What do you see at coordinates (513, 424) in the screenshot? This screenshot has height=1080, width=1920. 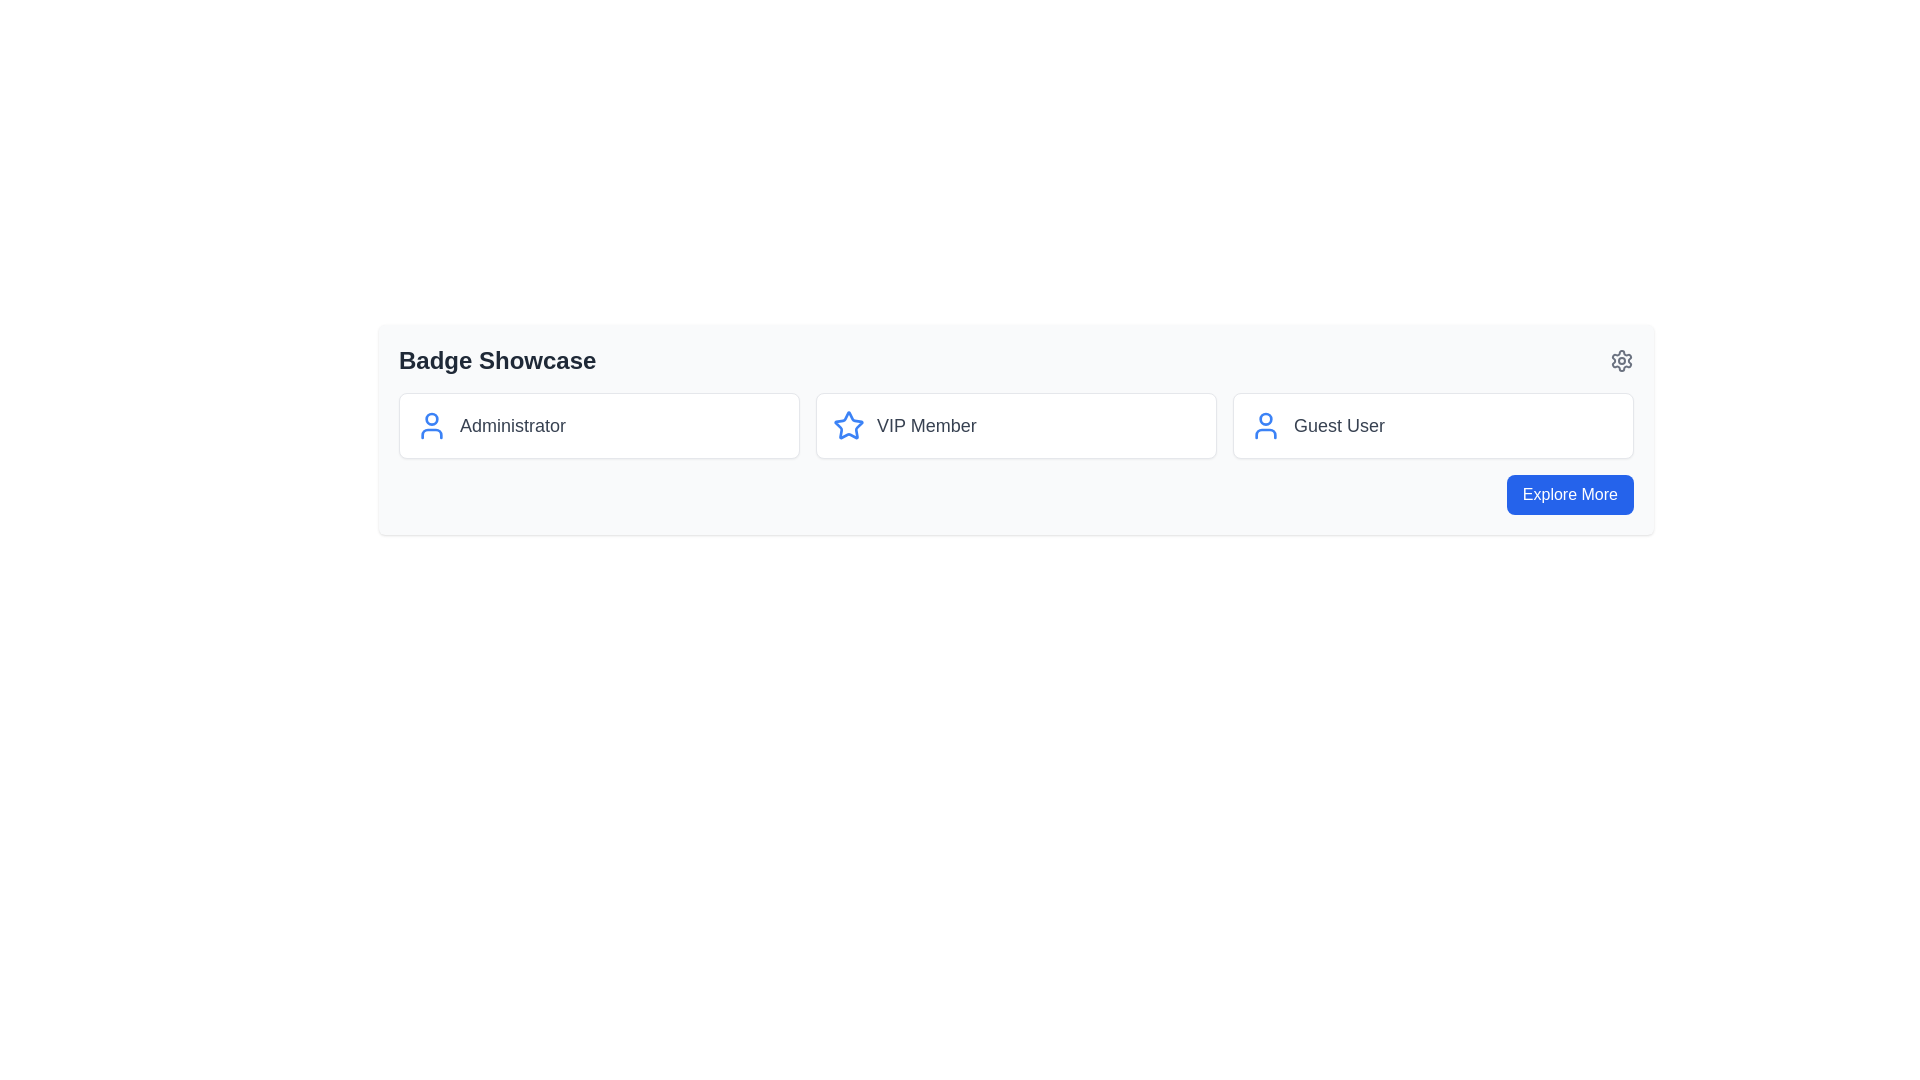 I see `the text element that displays the user role as 'Administrator', which is located in the leftmost section of a horizontally aligned list, immediately to the right of the user icon` at bounding box center [513, 424].